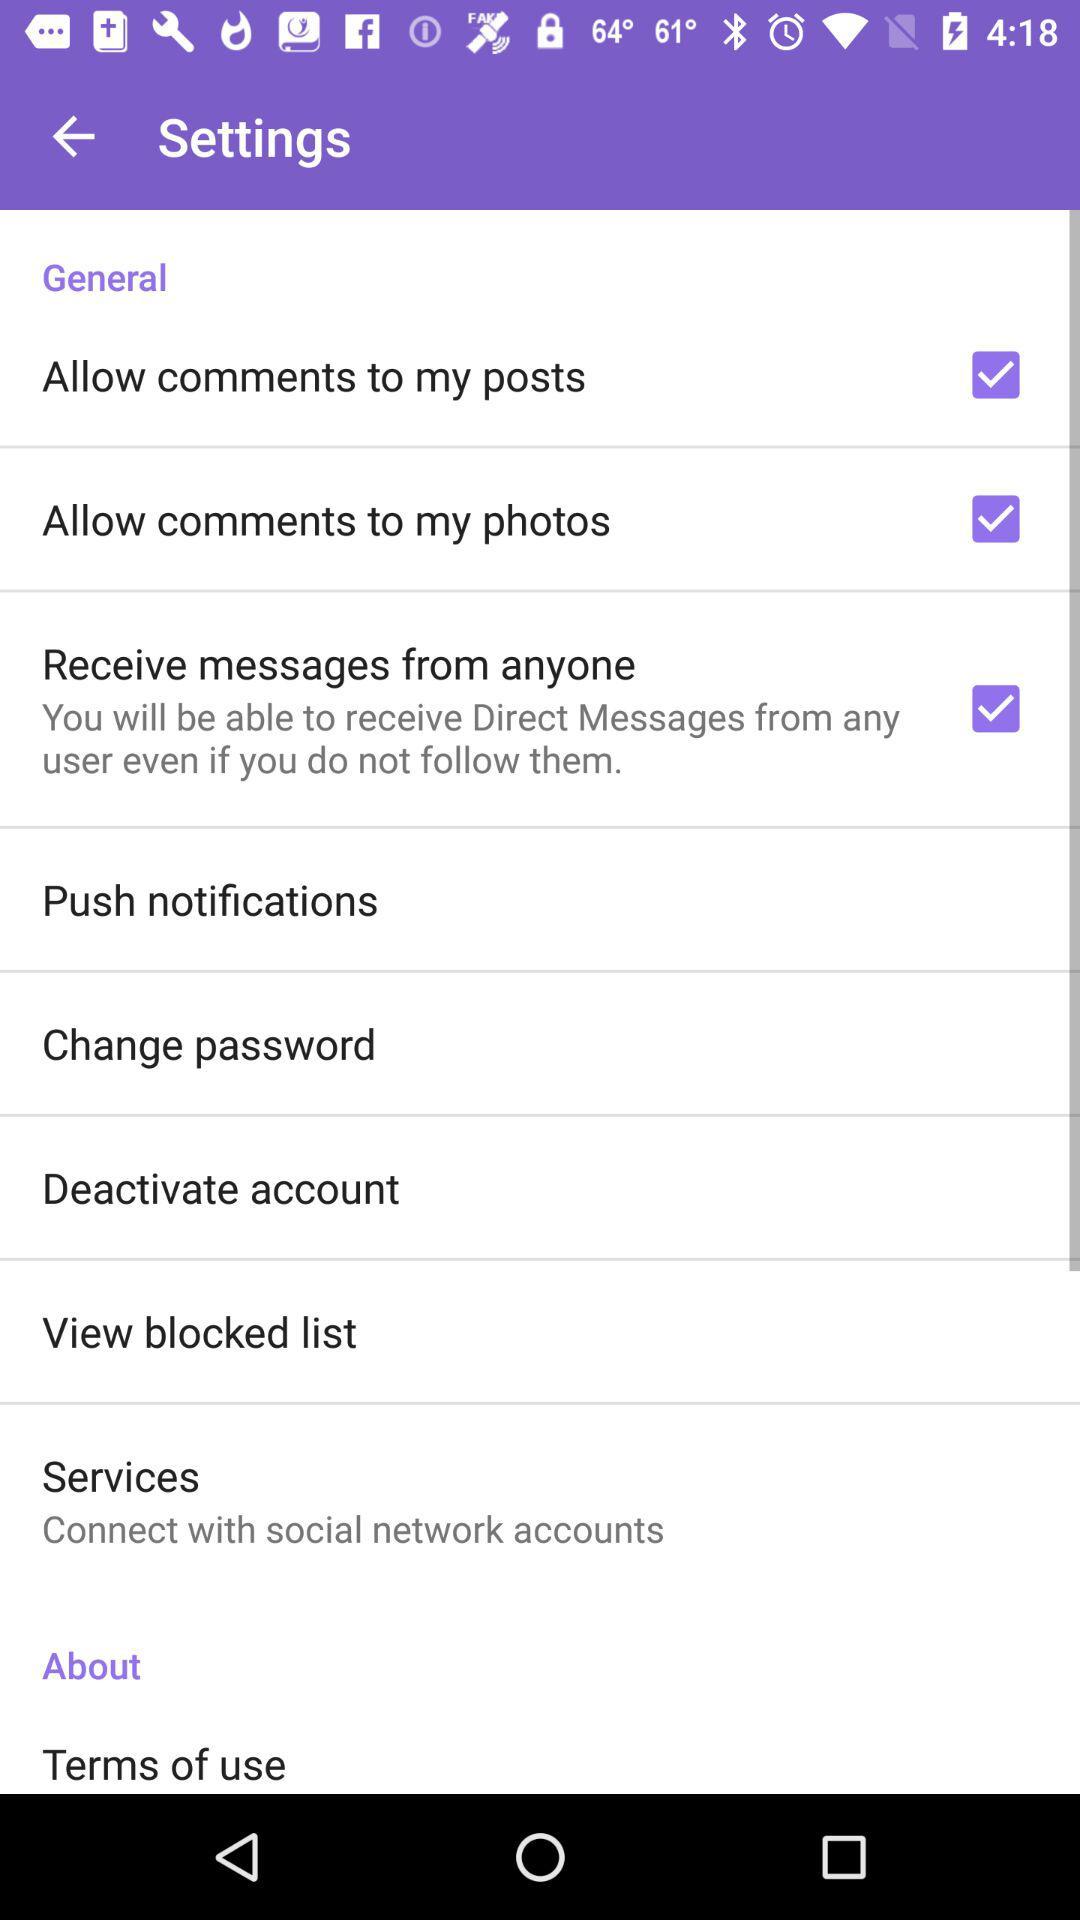 The height and width of the screenshot is (1920, 1080). Describe the element at coordinates (477, 736) in the screenshot. I see `you will be icon` at that location.